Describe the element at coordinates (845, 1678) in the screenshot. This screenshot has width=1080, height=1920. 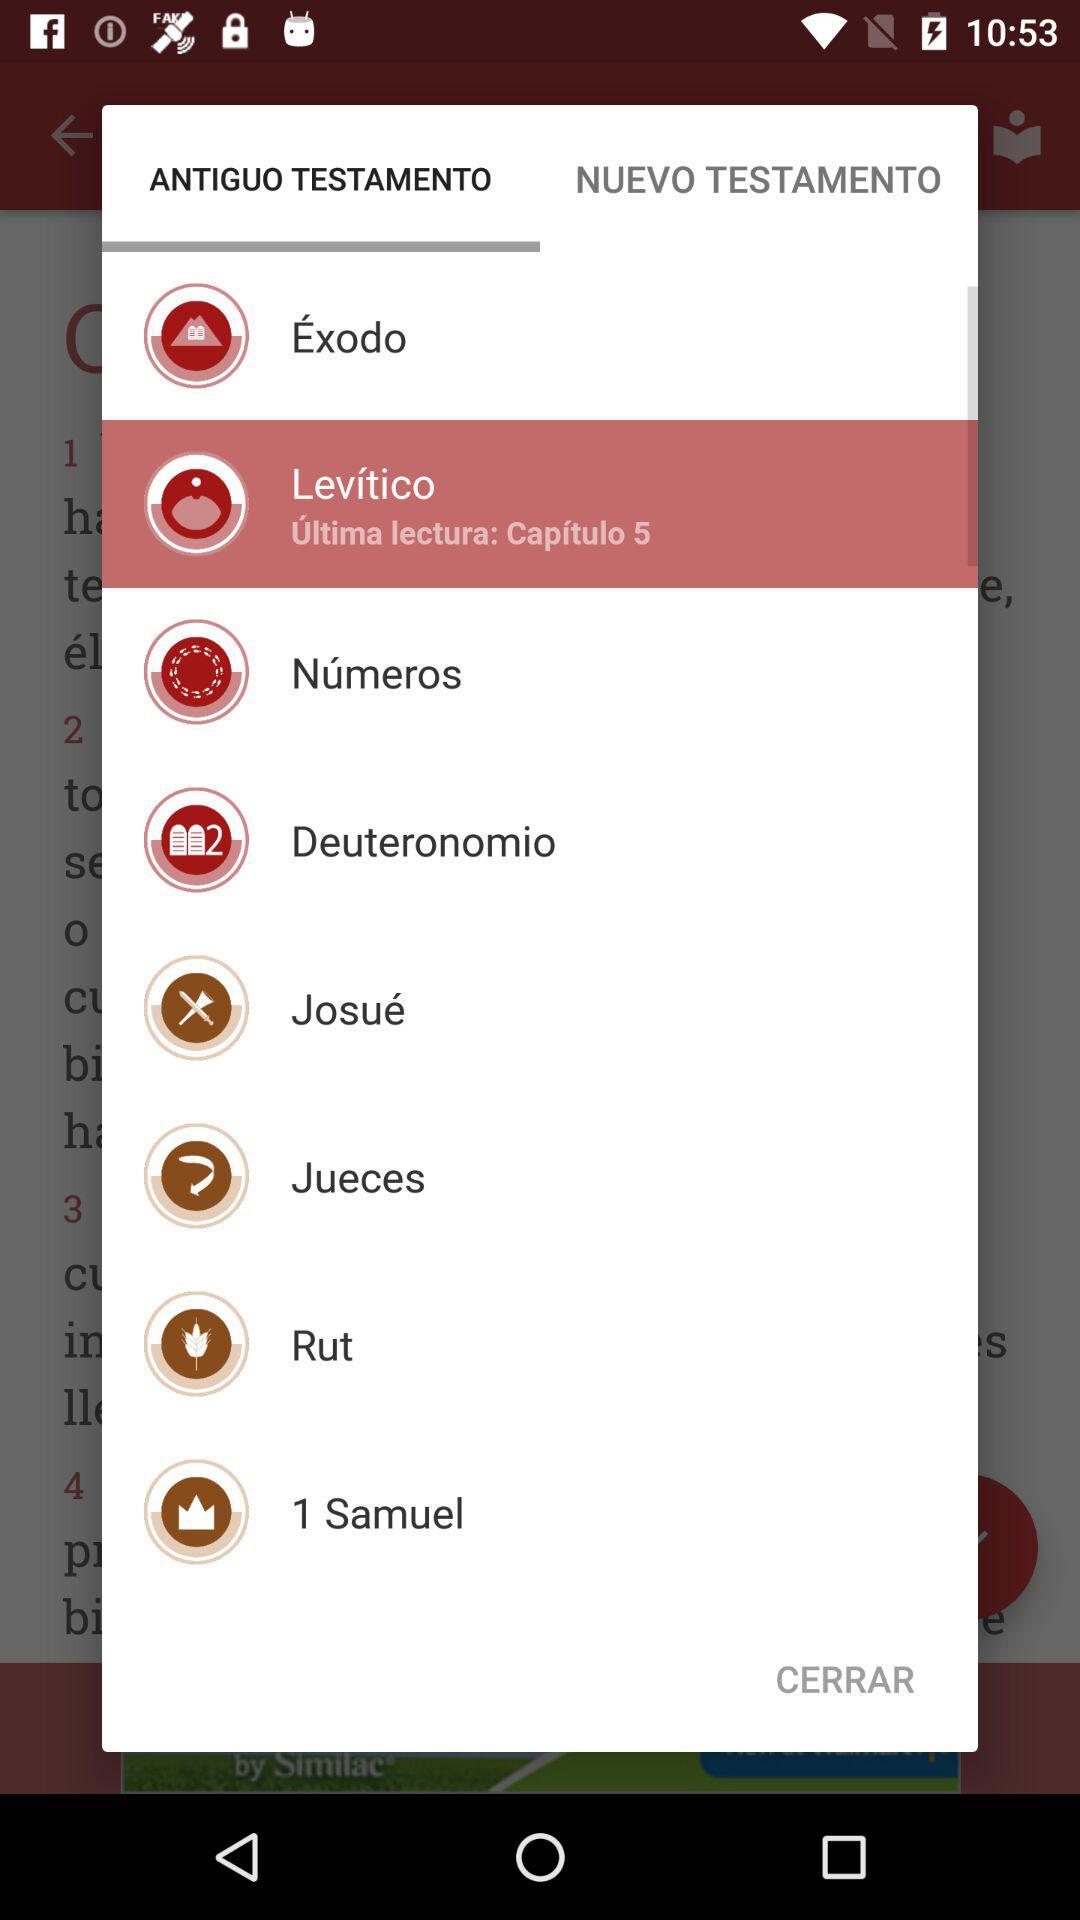
I see `the cerrar icon` at that location.